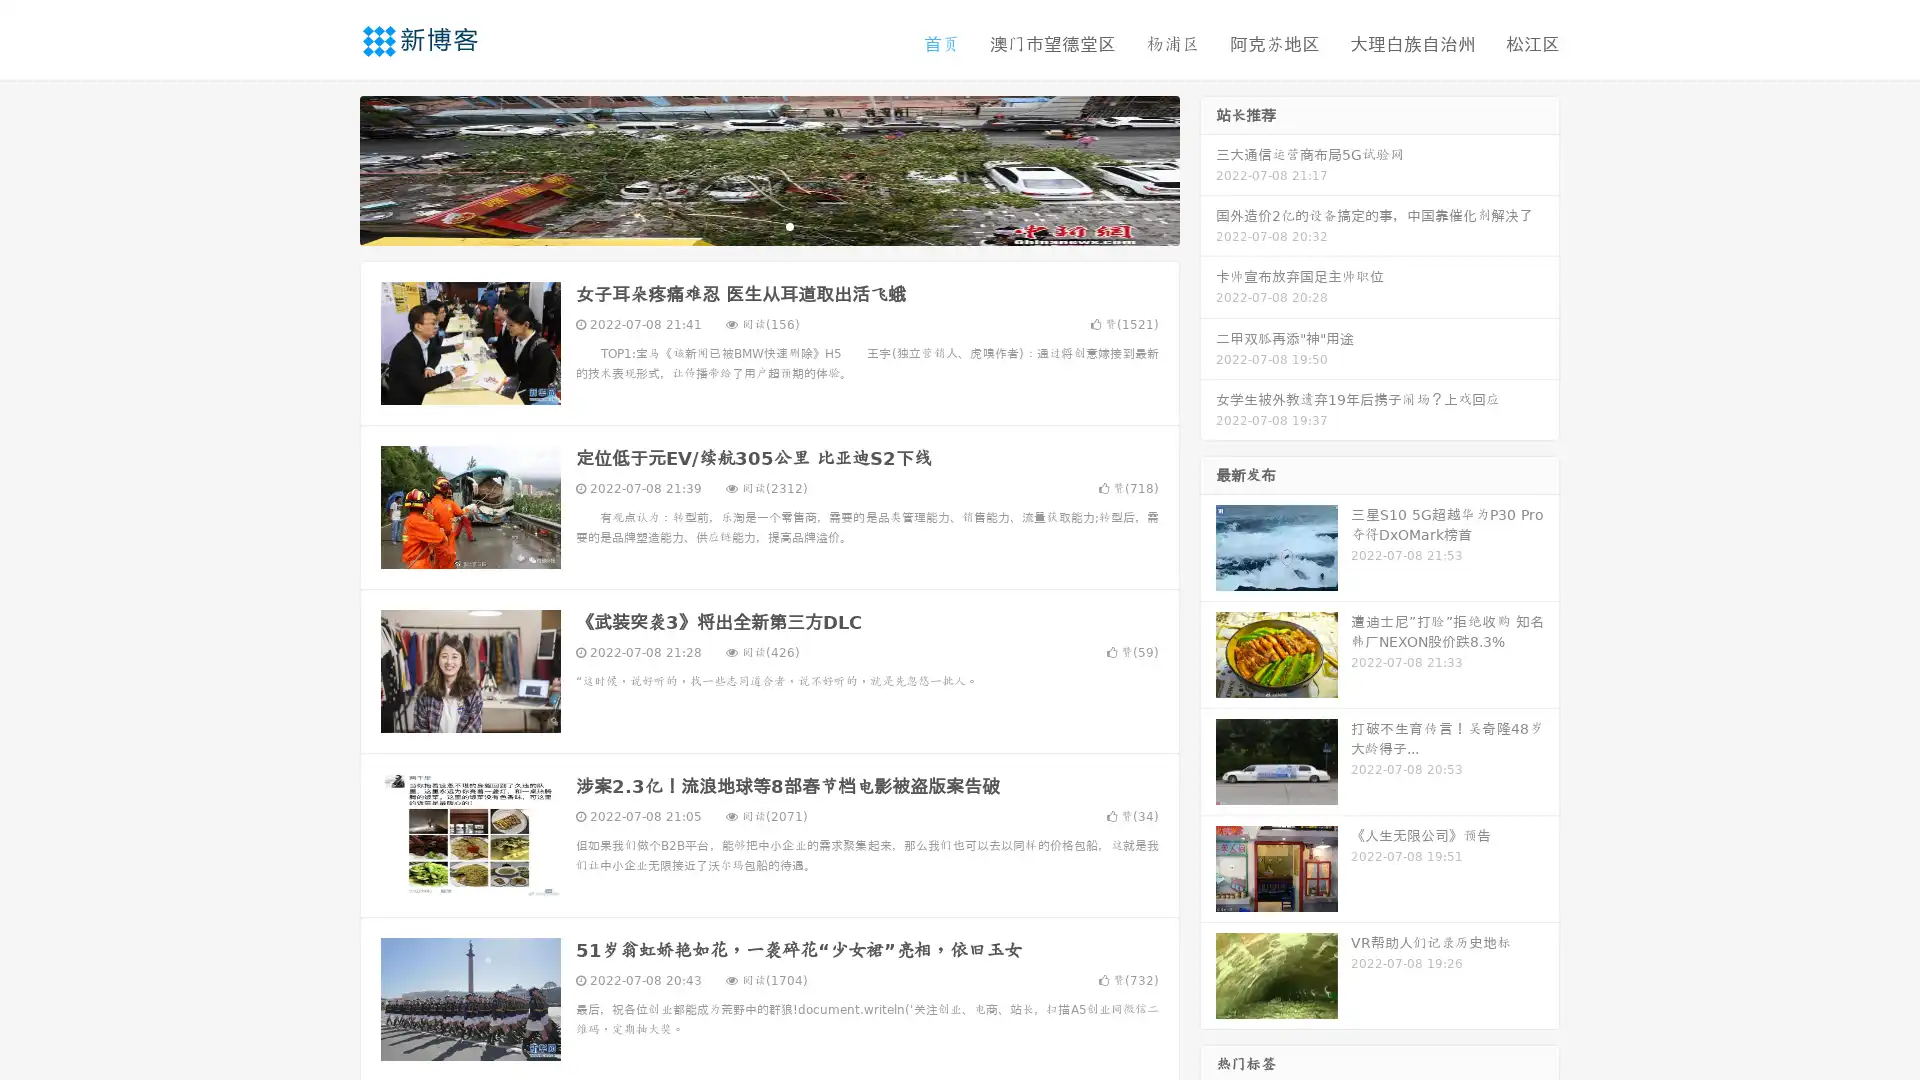 Image resolution: width=1920 pixels, height=1080 pixels. What do you see at coordinates (768, 225) in the screenshot?
I see `Go to slide 2` at bounding box center [768, 225].